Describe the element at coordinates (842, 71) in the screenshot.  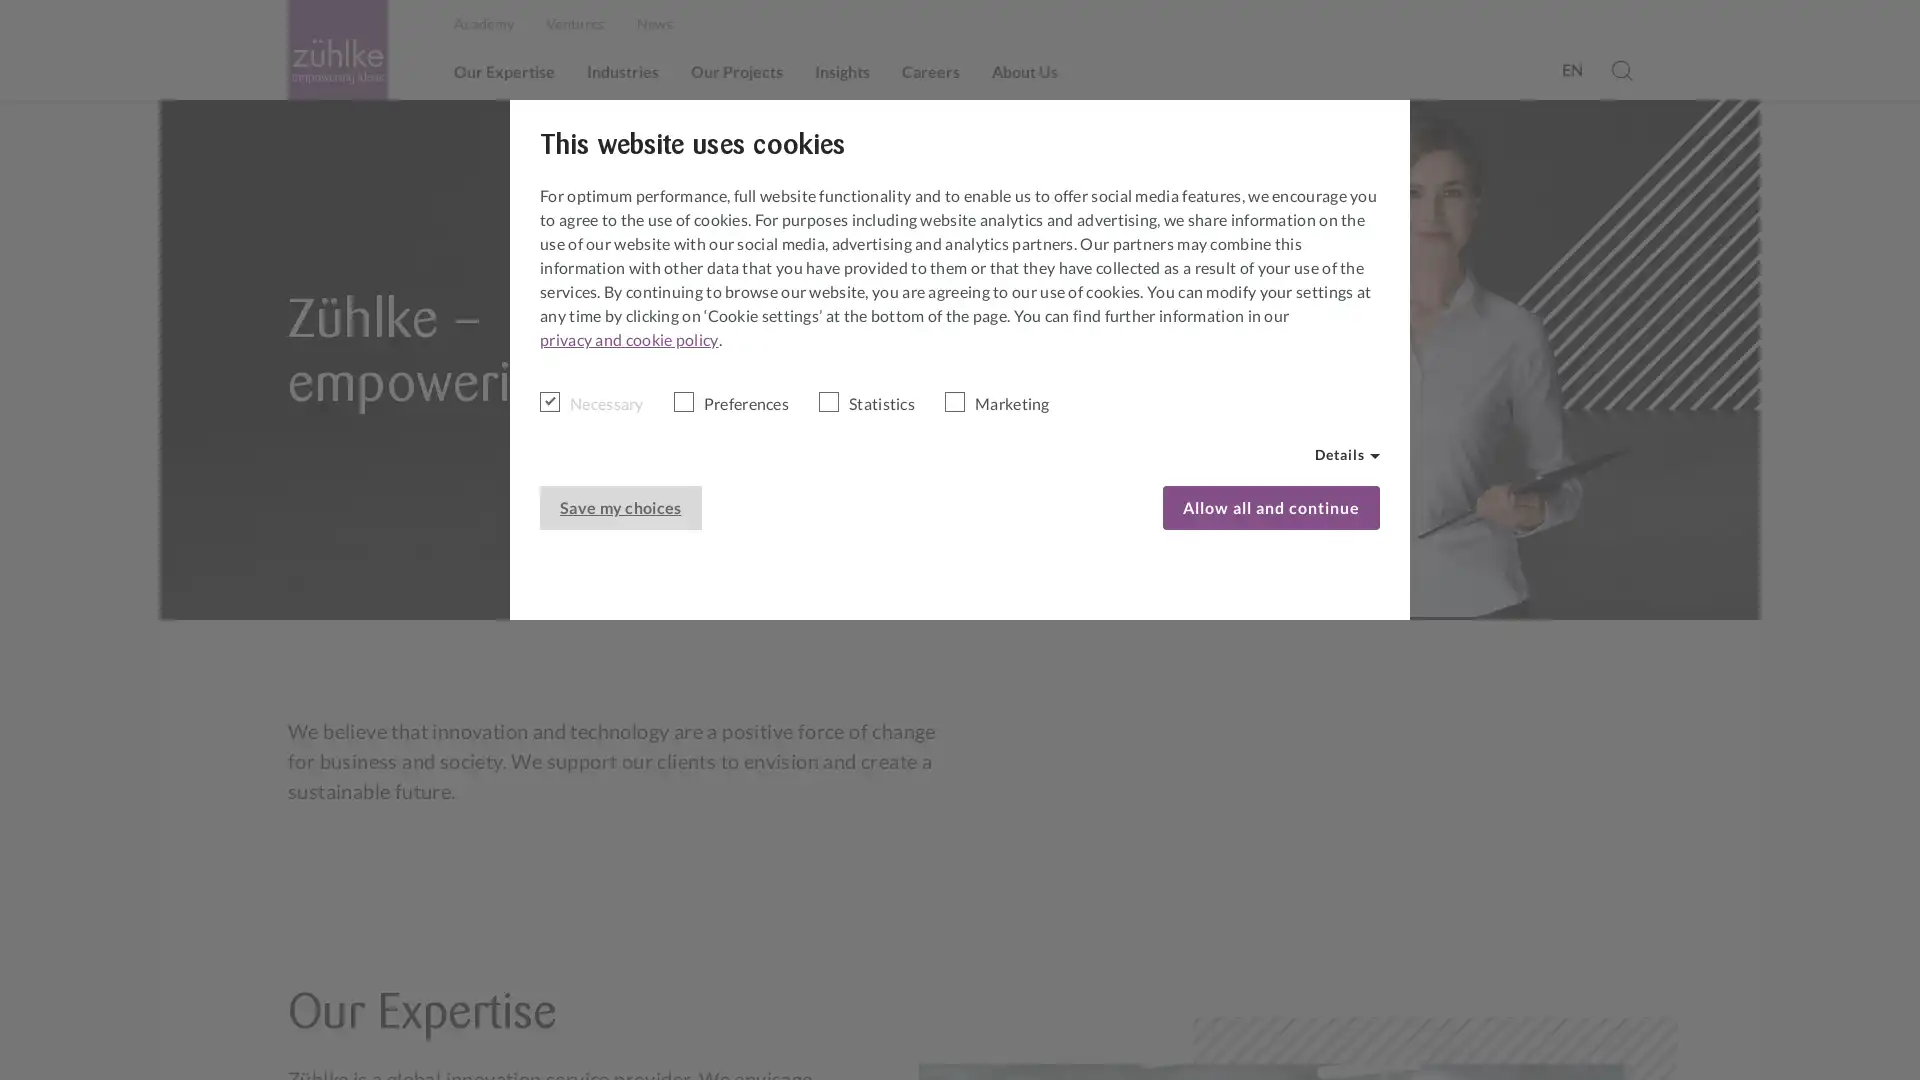
I see `Insights` at that location.